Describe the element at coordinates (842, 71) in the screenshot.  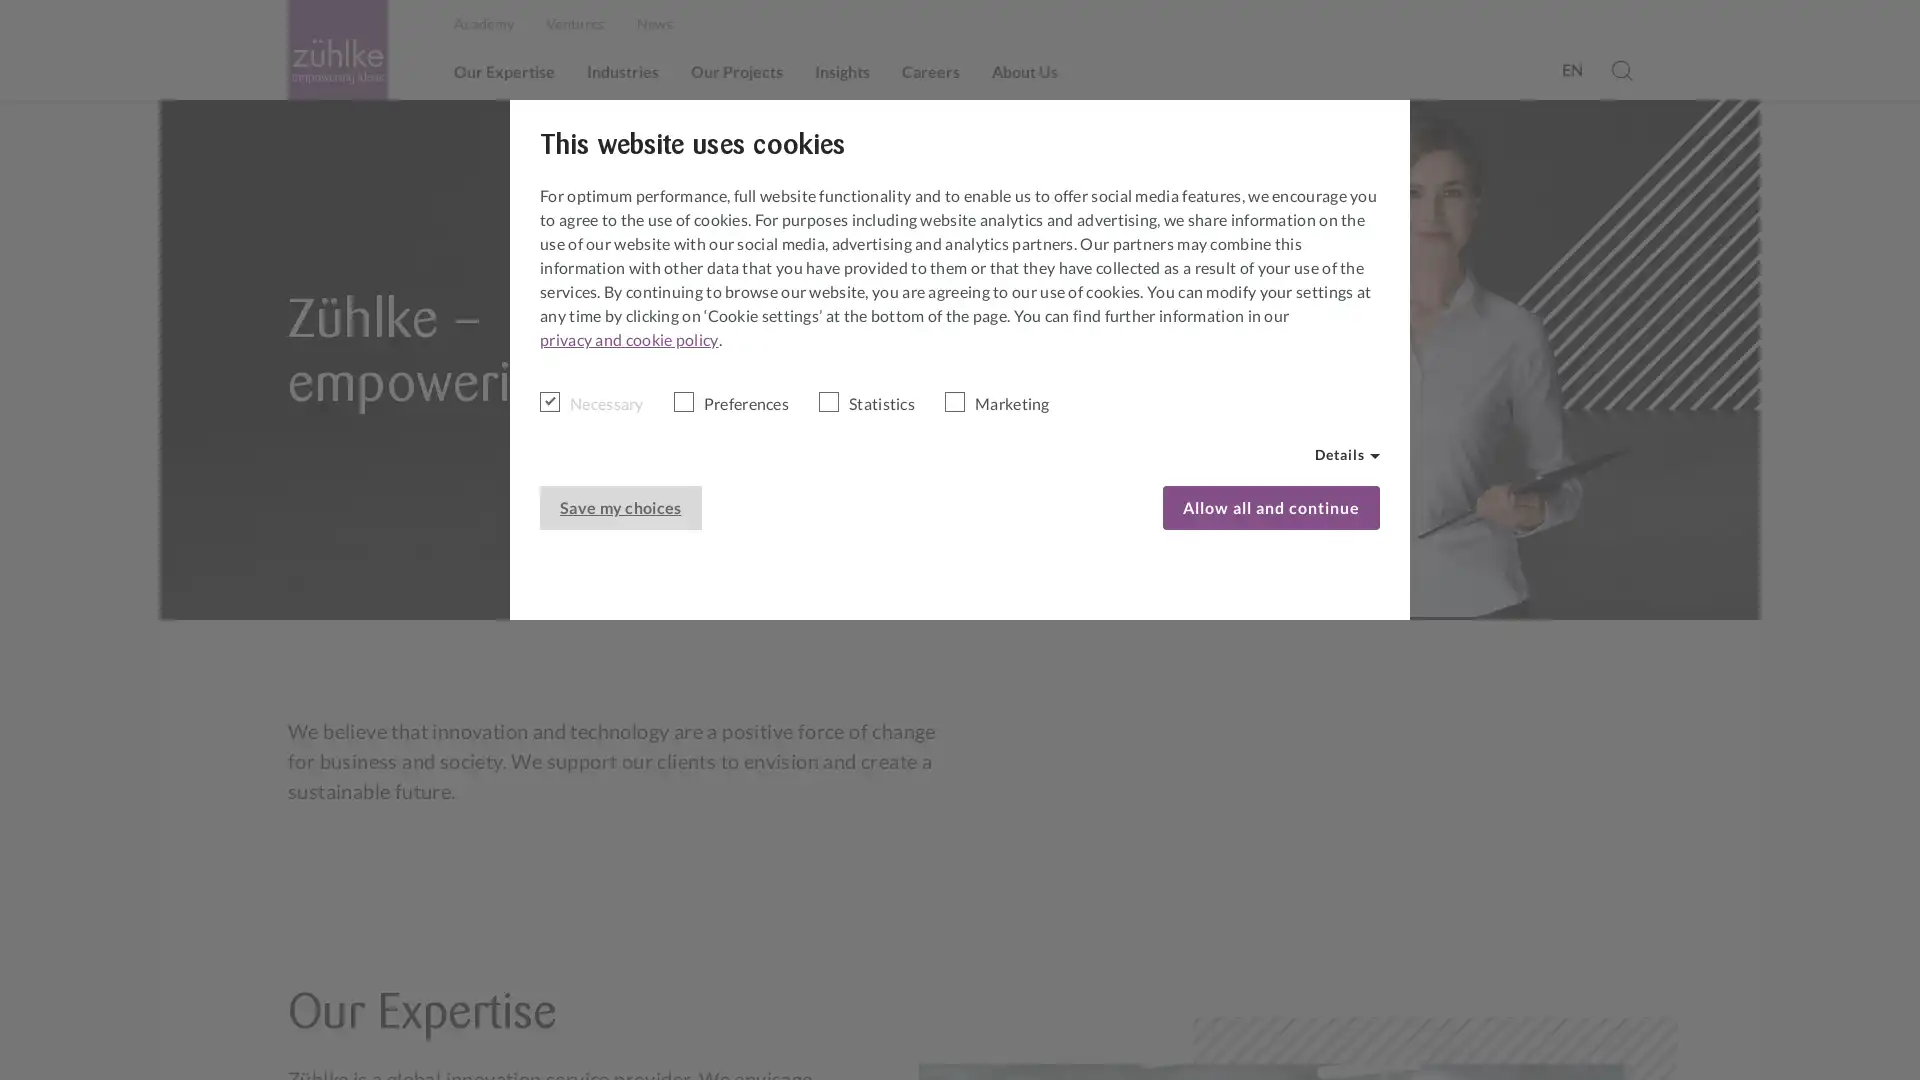
I see `Insights` at that location.